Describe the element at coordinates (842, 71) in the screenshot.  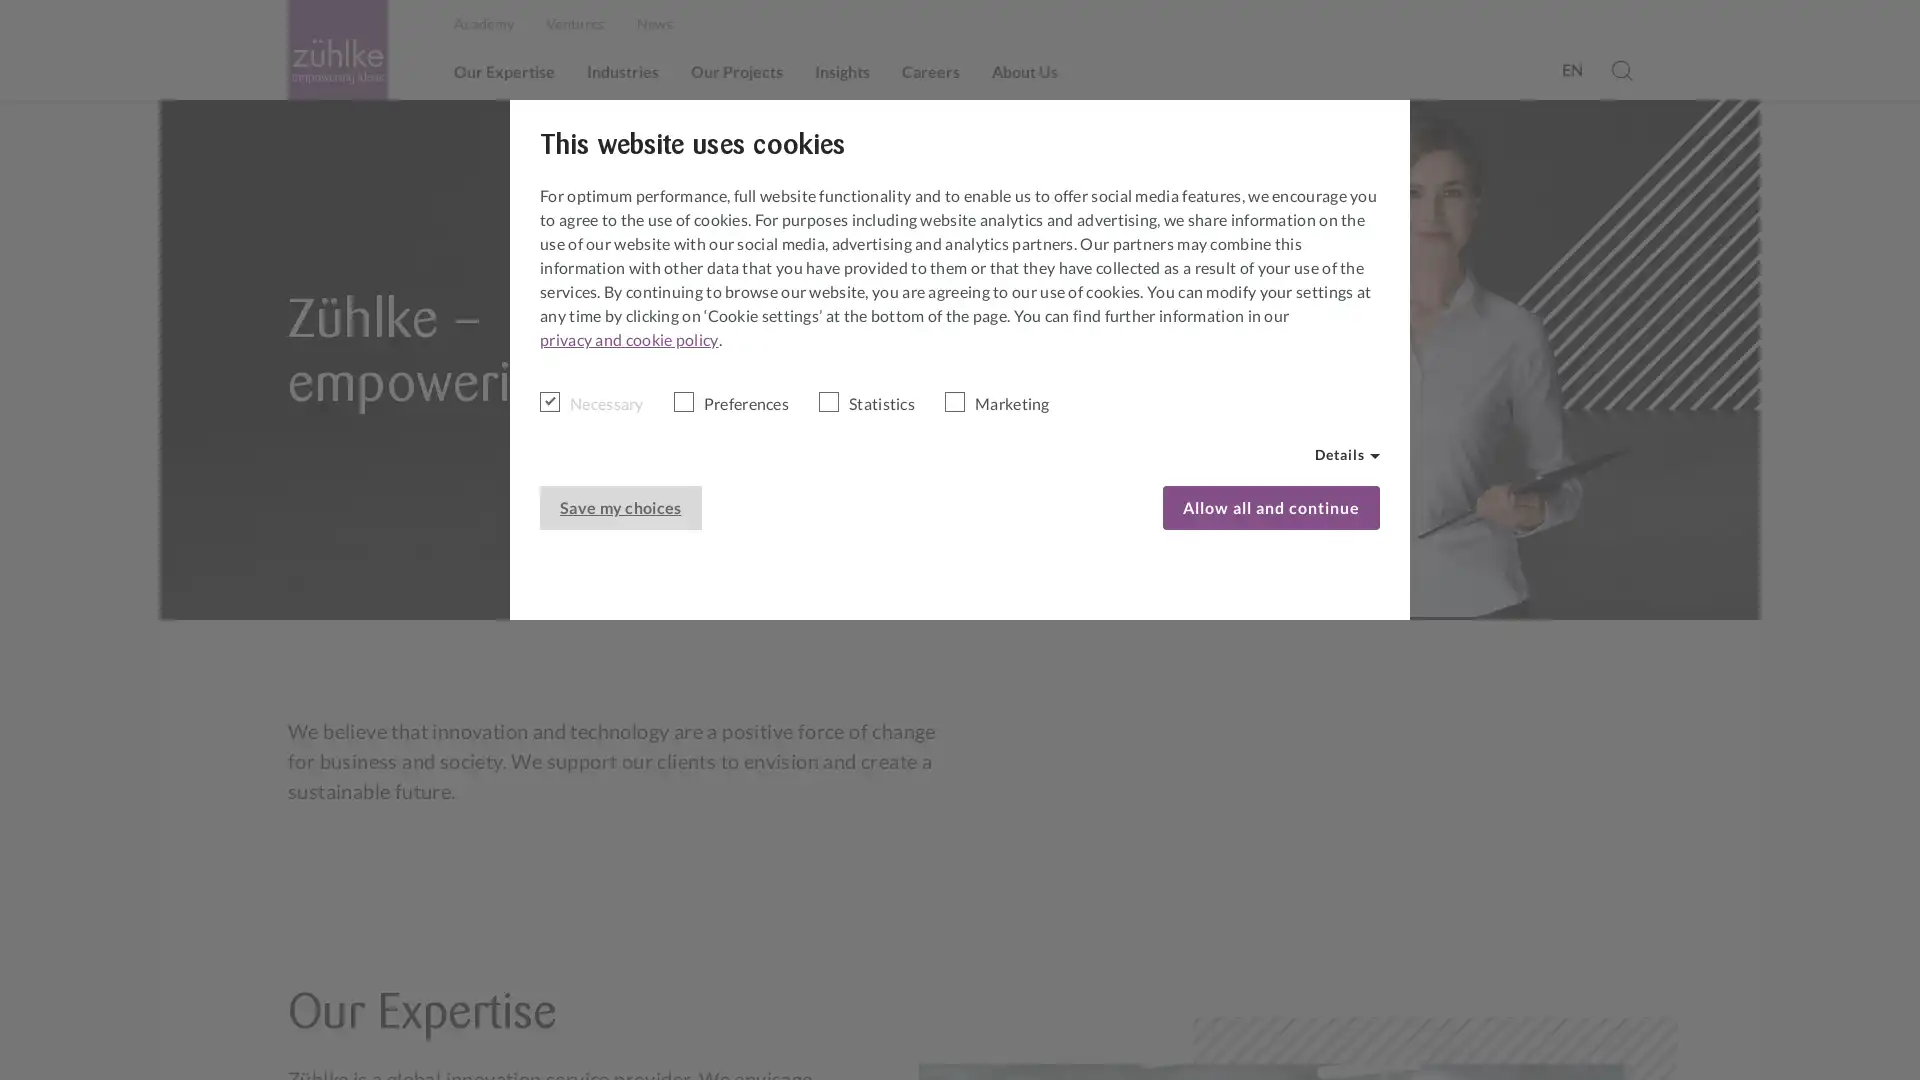
I see `Insights` at that location.